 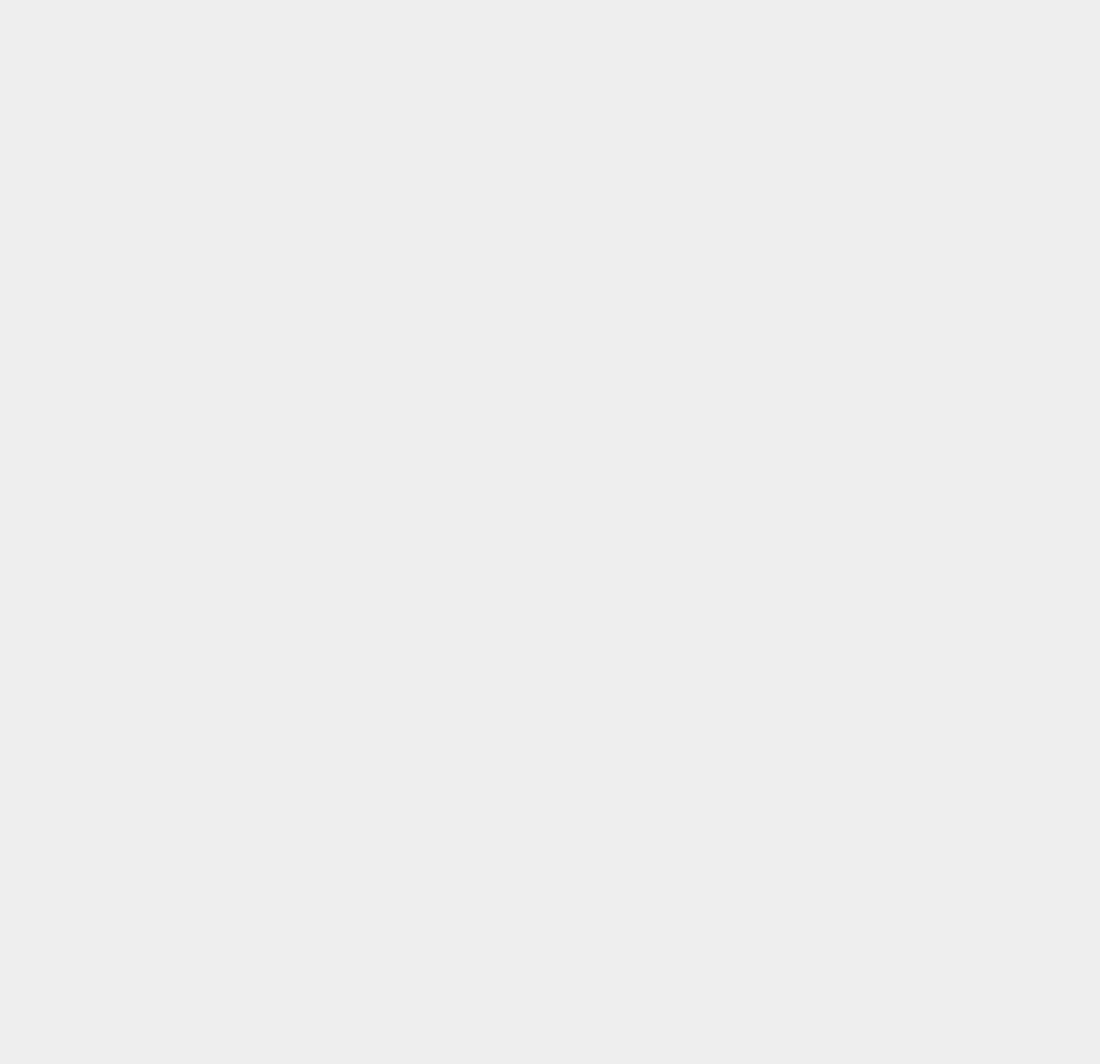 What do you see at coordinates (816, 329) in the screenshot?
I see `'macOS Beta'` at bounding box center [816, 329].